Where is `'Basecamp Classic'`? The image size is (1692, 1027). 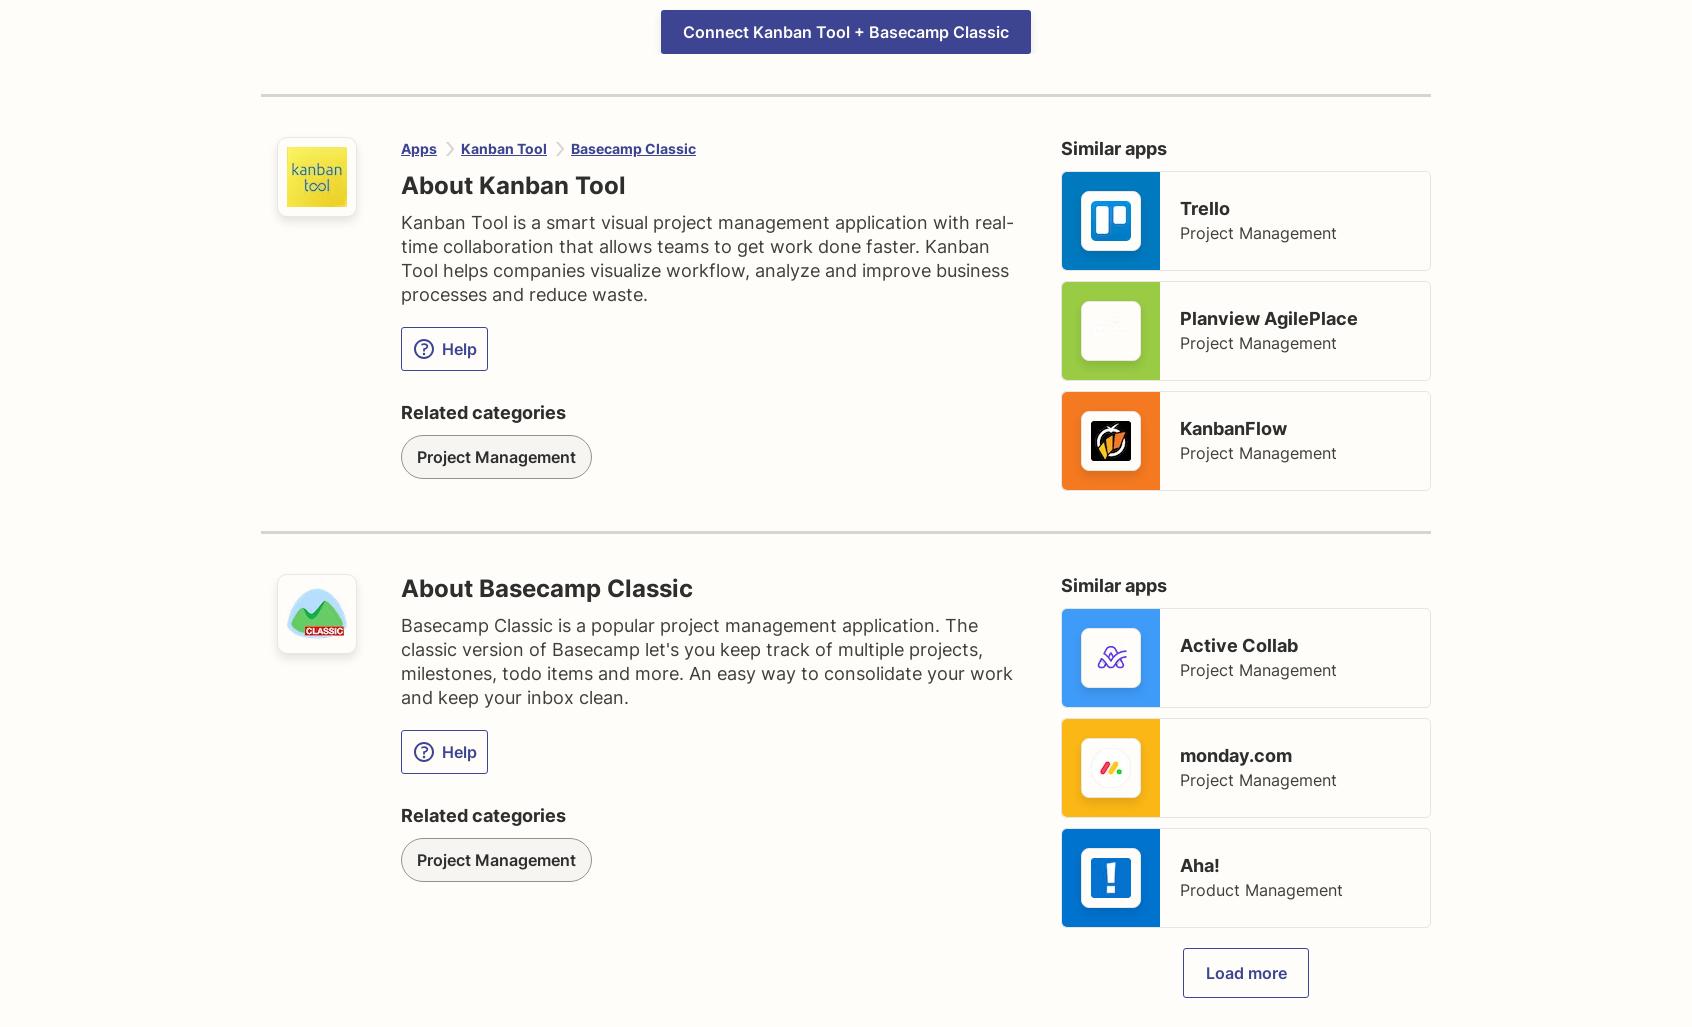
'Basecamp Classic' is located at coordinates (570, 148).